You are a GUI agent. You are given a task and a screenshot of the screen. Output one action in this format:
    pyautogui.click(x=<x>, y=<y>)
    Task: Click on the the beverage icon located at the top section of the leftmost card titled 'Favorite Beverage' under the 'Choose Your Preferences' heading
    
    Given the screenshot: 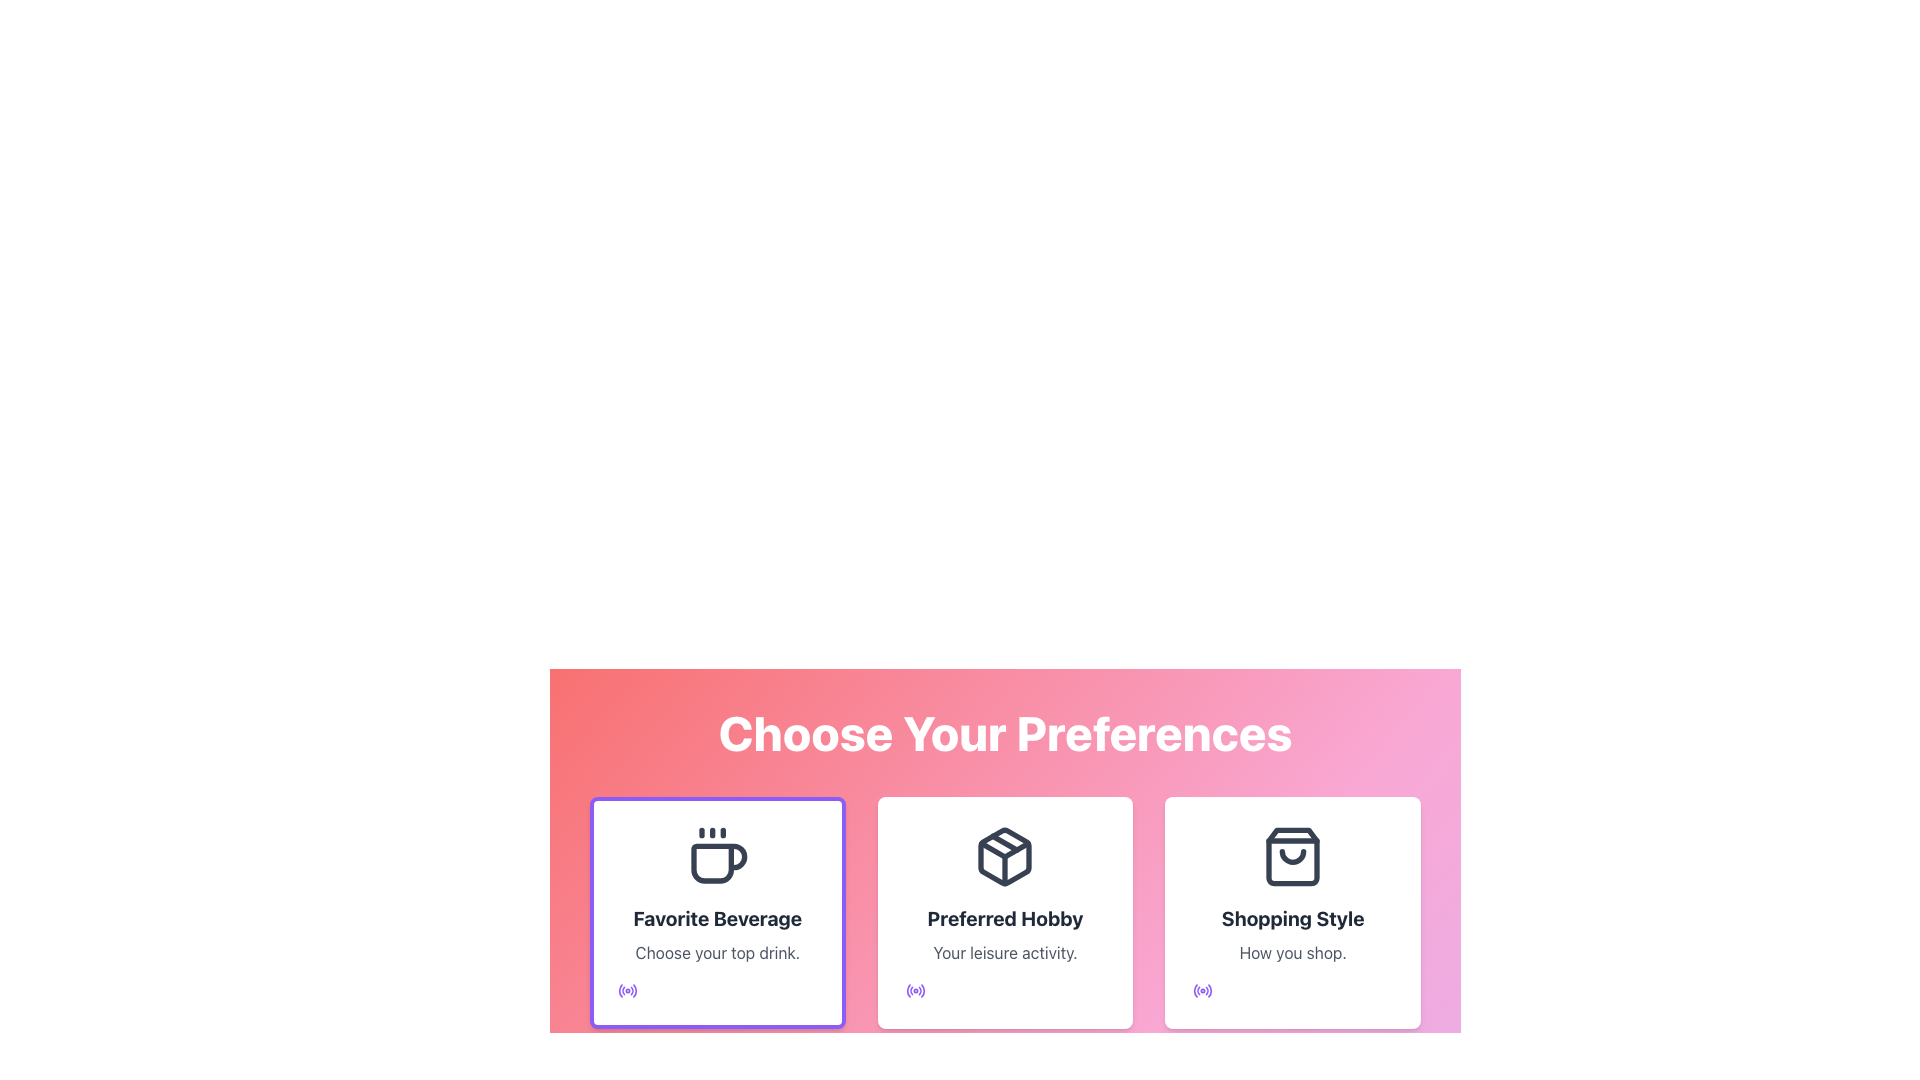 What is the action you would take?
    pyautogui.click(x=717, y=855)
    